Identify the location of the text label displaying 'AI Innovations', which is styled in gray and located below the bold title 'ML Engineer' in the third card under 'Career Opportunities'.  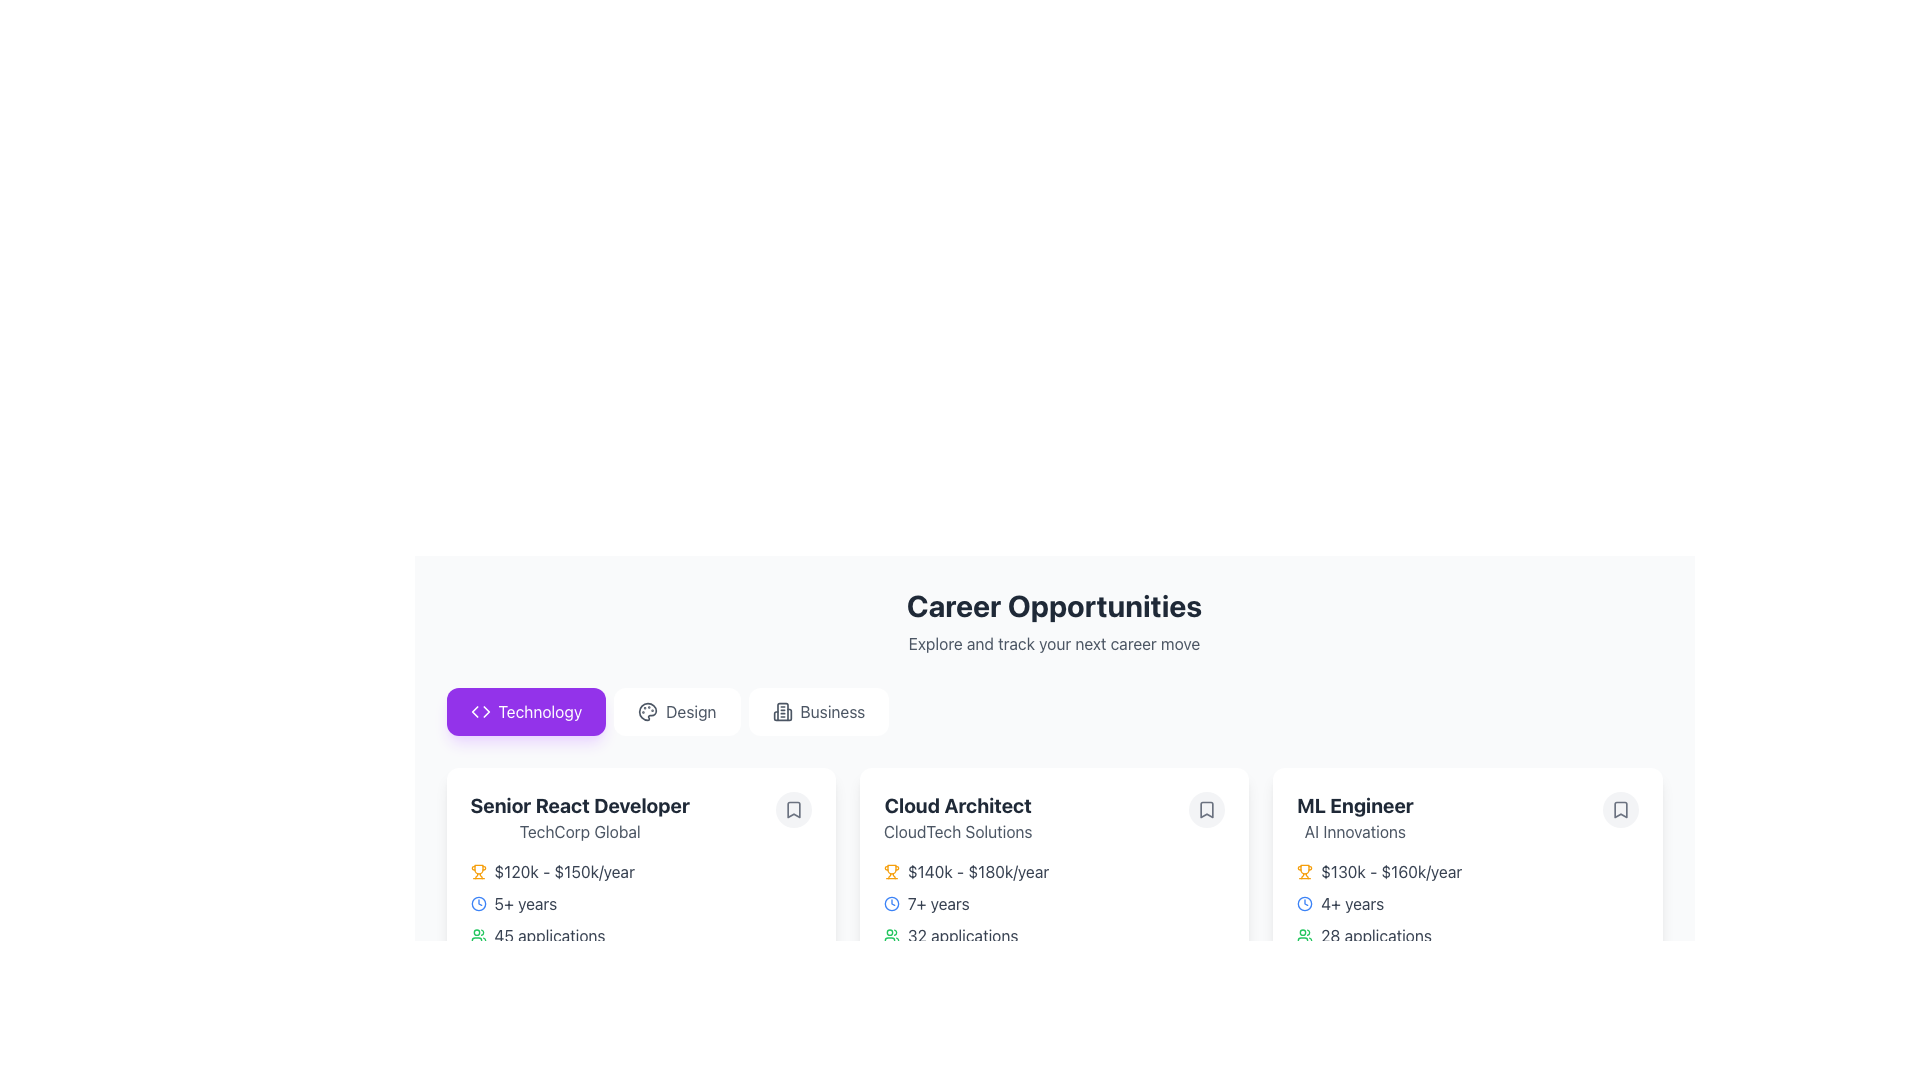
(1355, 832).